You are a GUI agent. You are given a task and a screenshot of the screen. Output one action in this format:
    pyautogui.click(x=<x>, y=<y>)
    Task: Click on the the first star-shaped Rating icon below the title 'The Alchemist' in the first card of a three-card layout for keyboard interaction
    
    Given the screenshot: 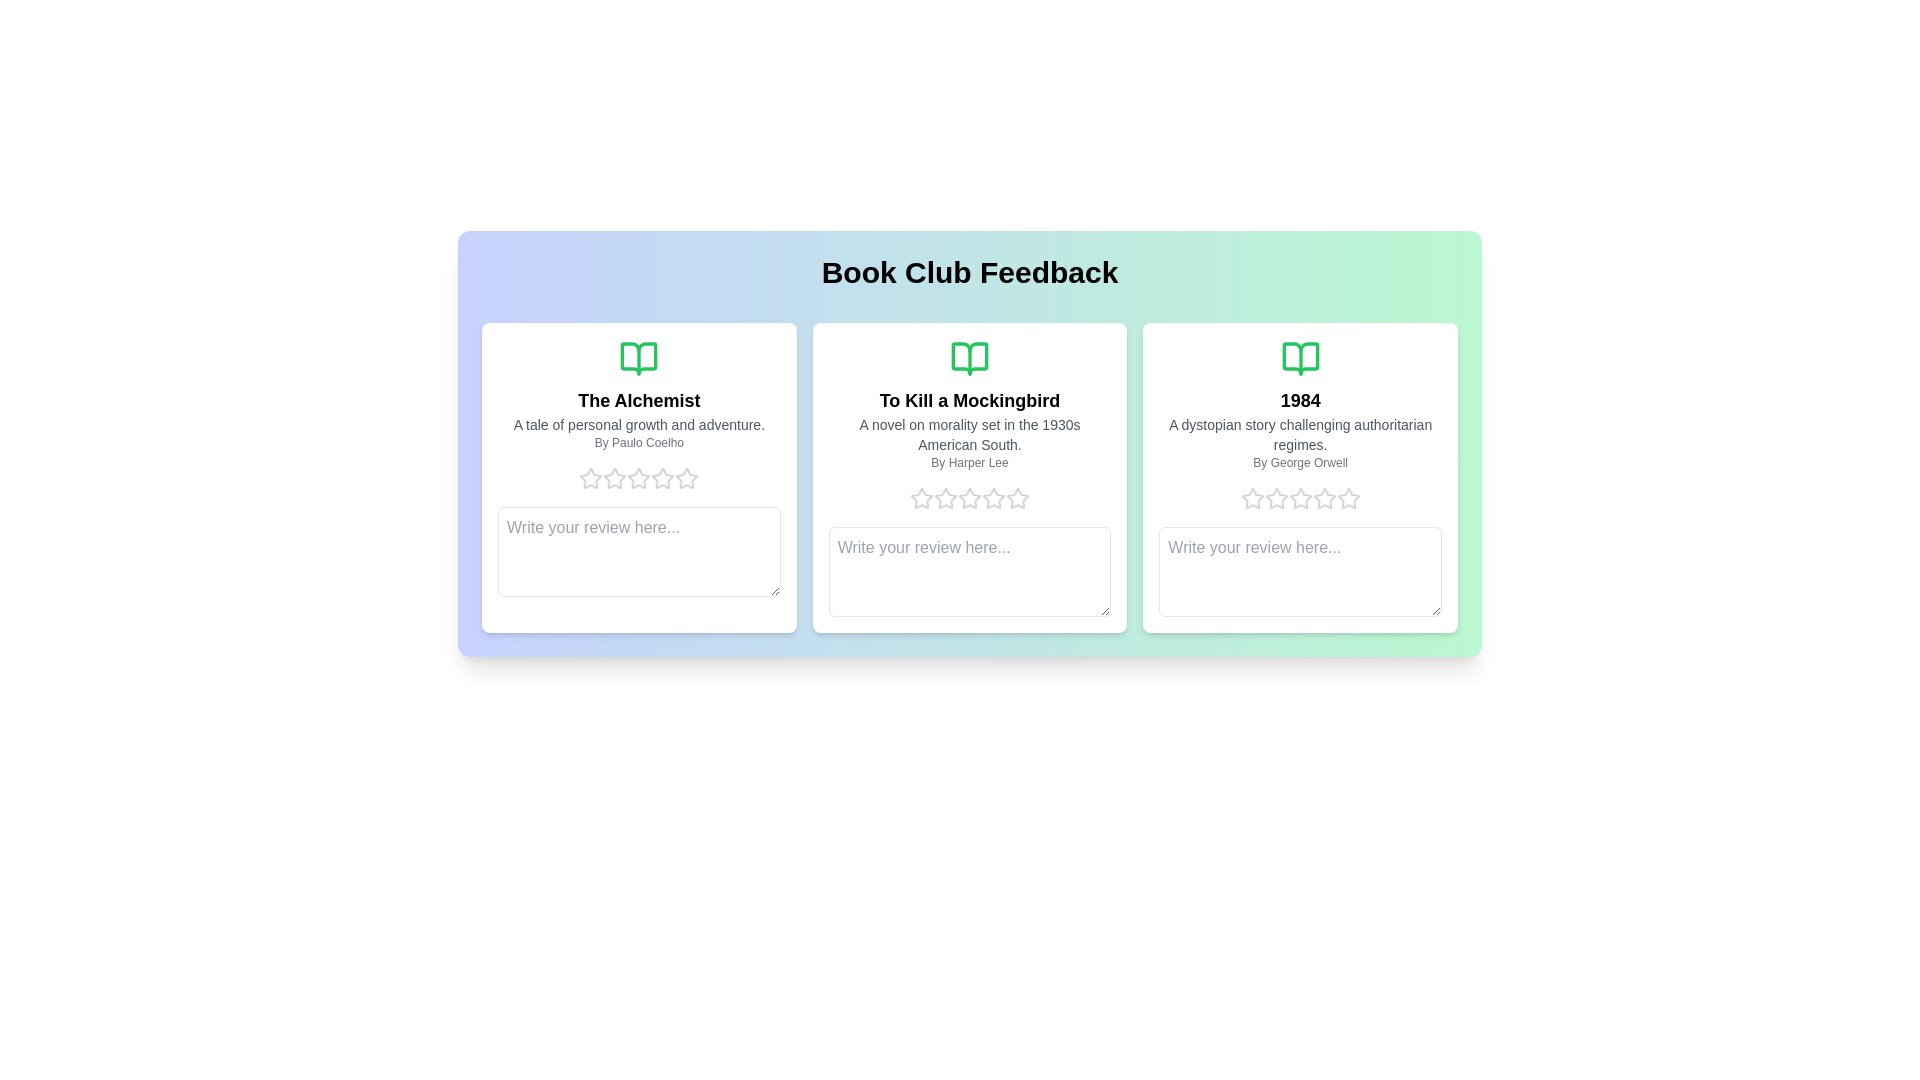 What is the action you would take?
    pyautogui.click(x=614, y=478)
    